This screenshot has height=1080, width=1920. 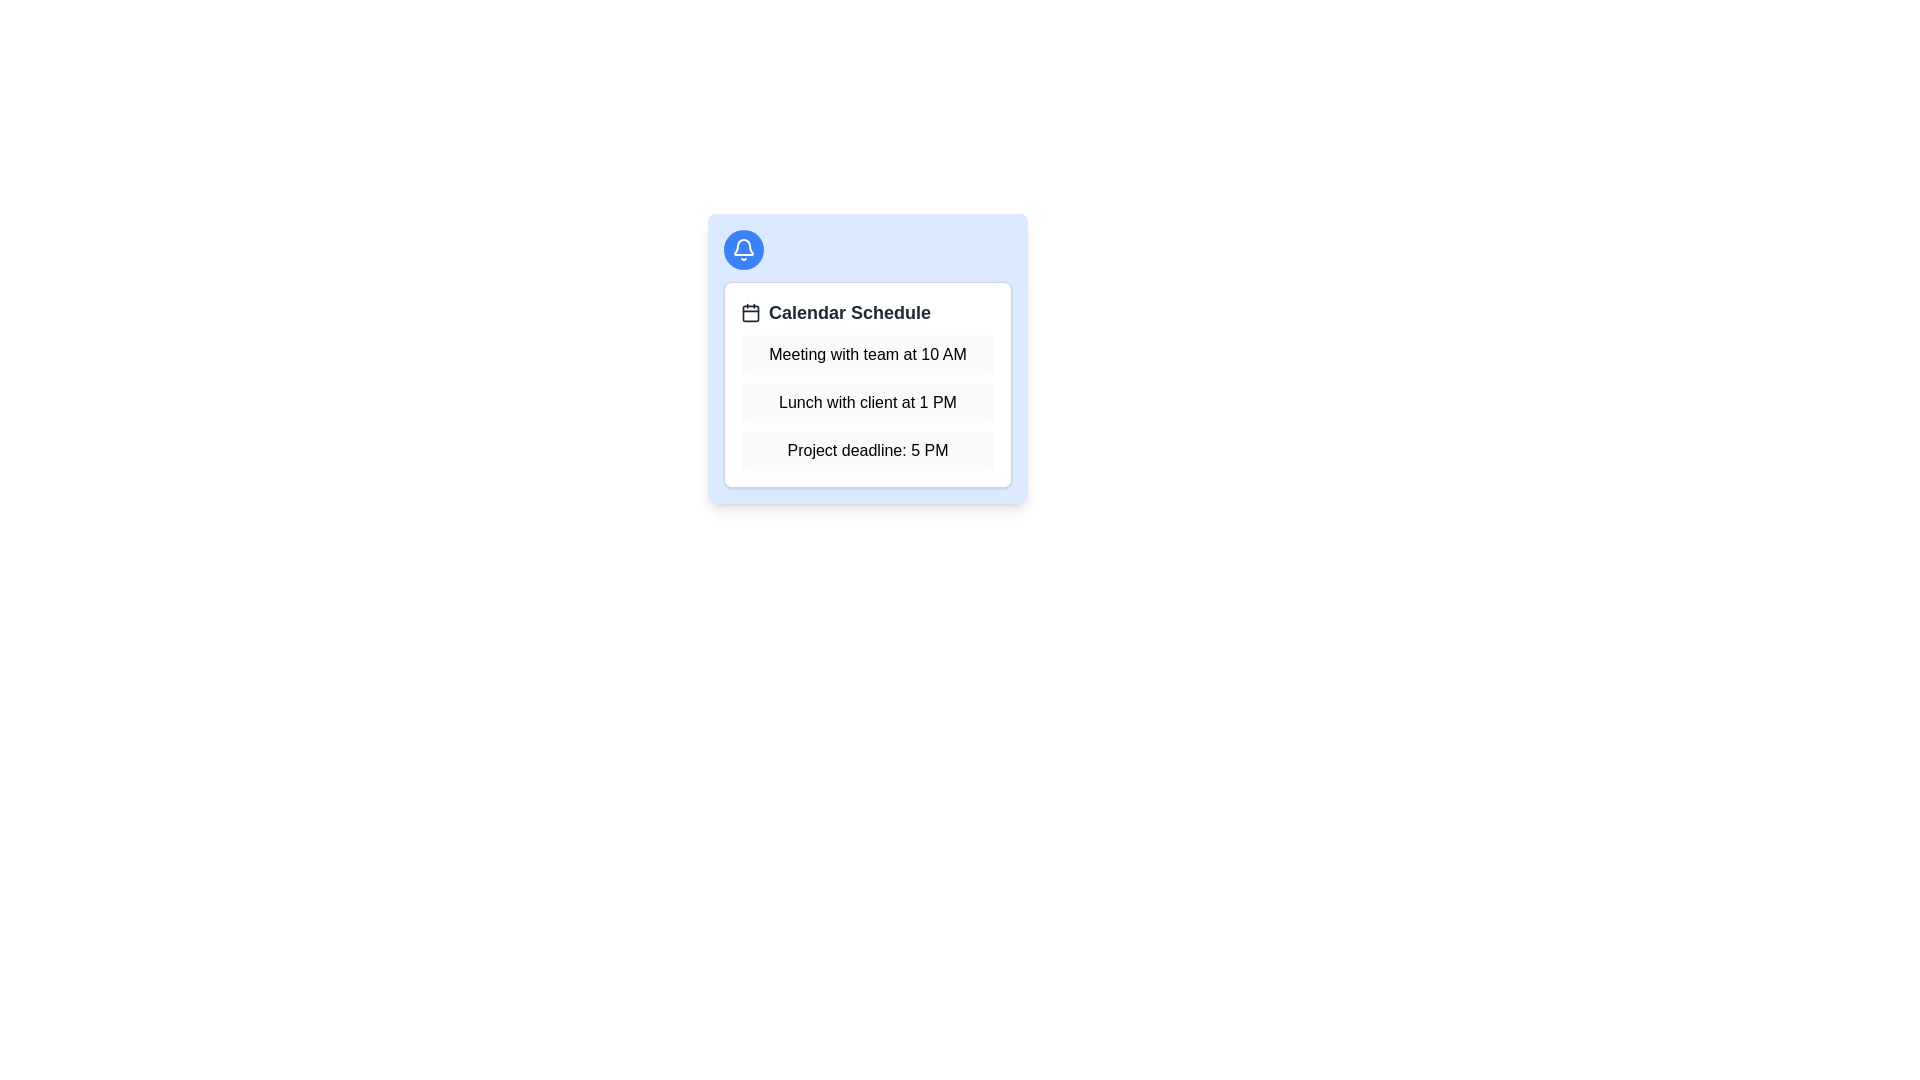 I want to click on the text 'Project deadline: 5 PM' from the third informational box in the vertical list of schedule elements, so click(x=868, y=451).